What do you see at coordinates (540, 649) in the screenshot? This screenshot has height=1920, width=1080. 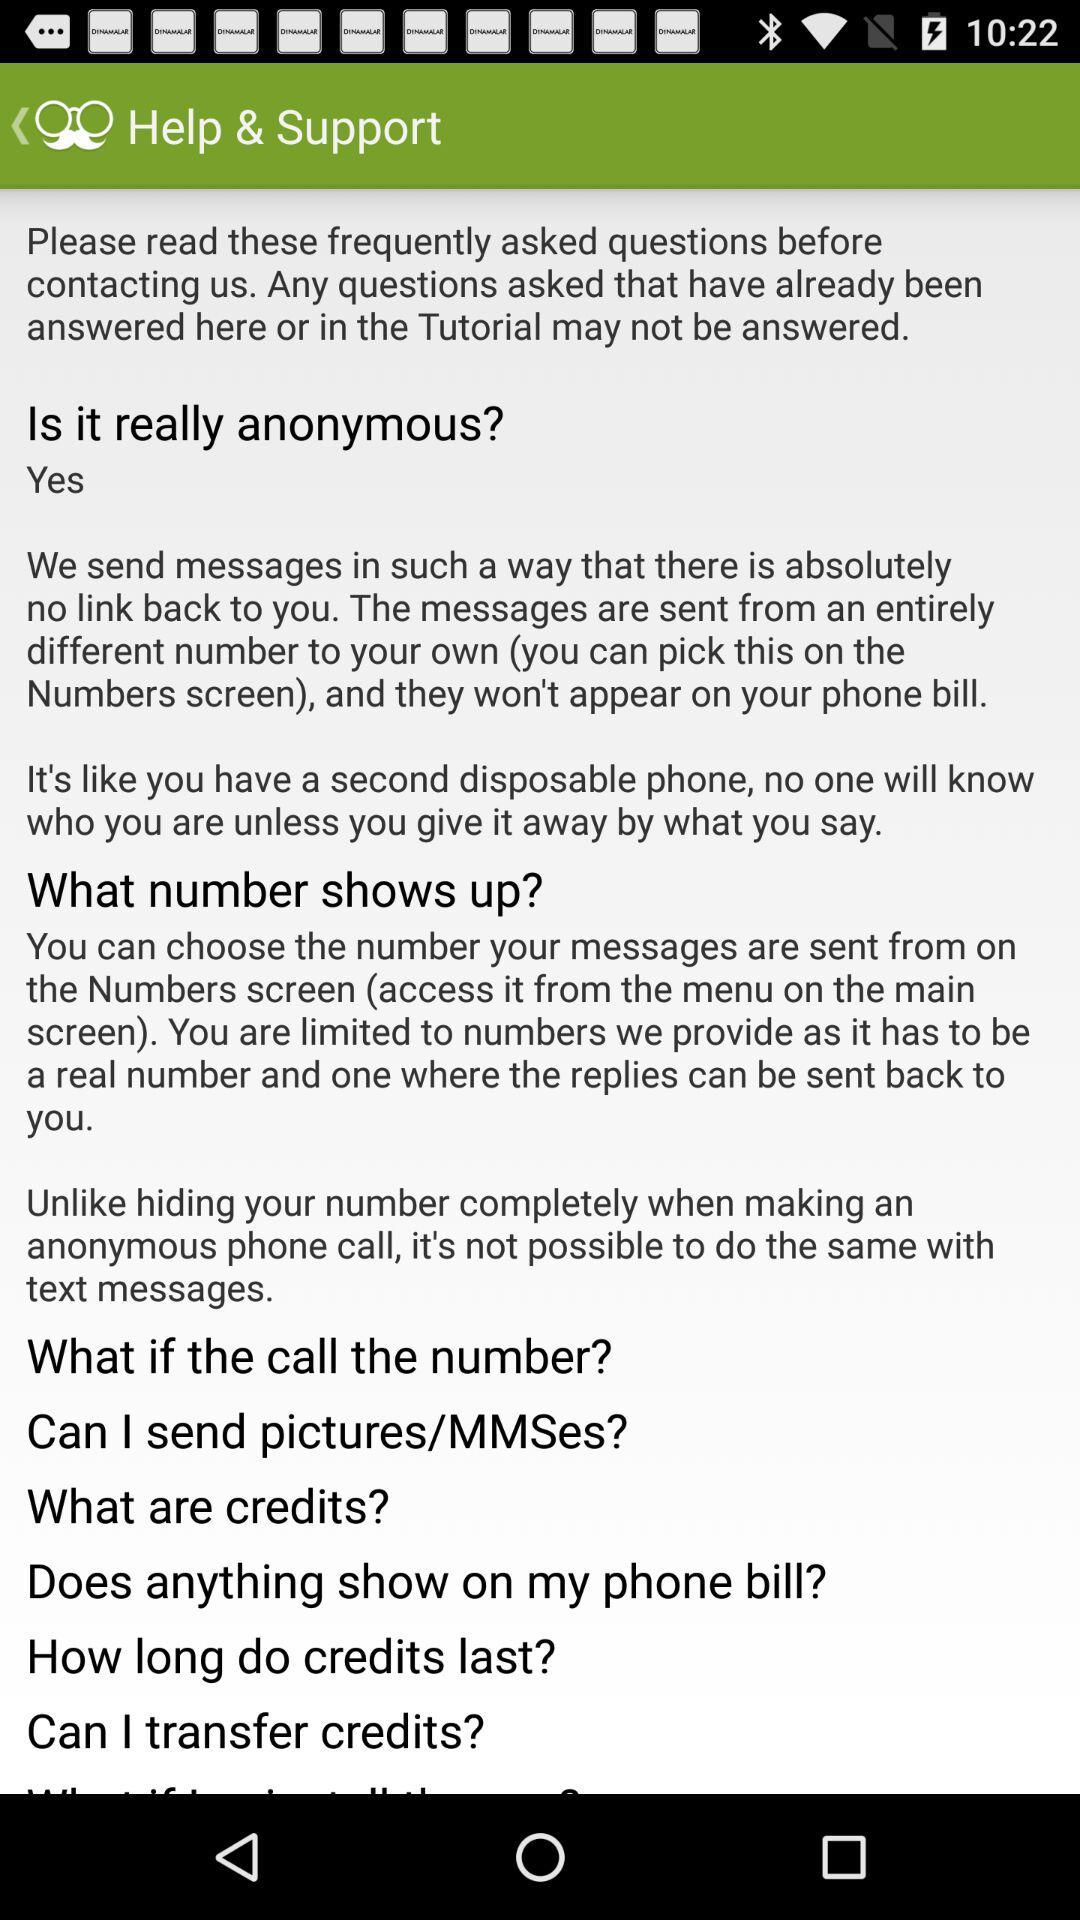 I see `yes we send` at bounding box center [540, 649].